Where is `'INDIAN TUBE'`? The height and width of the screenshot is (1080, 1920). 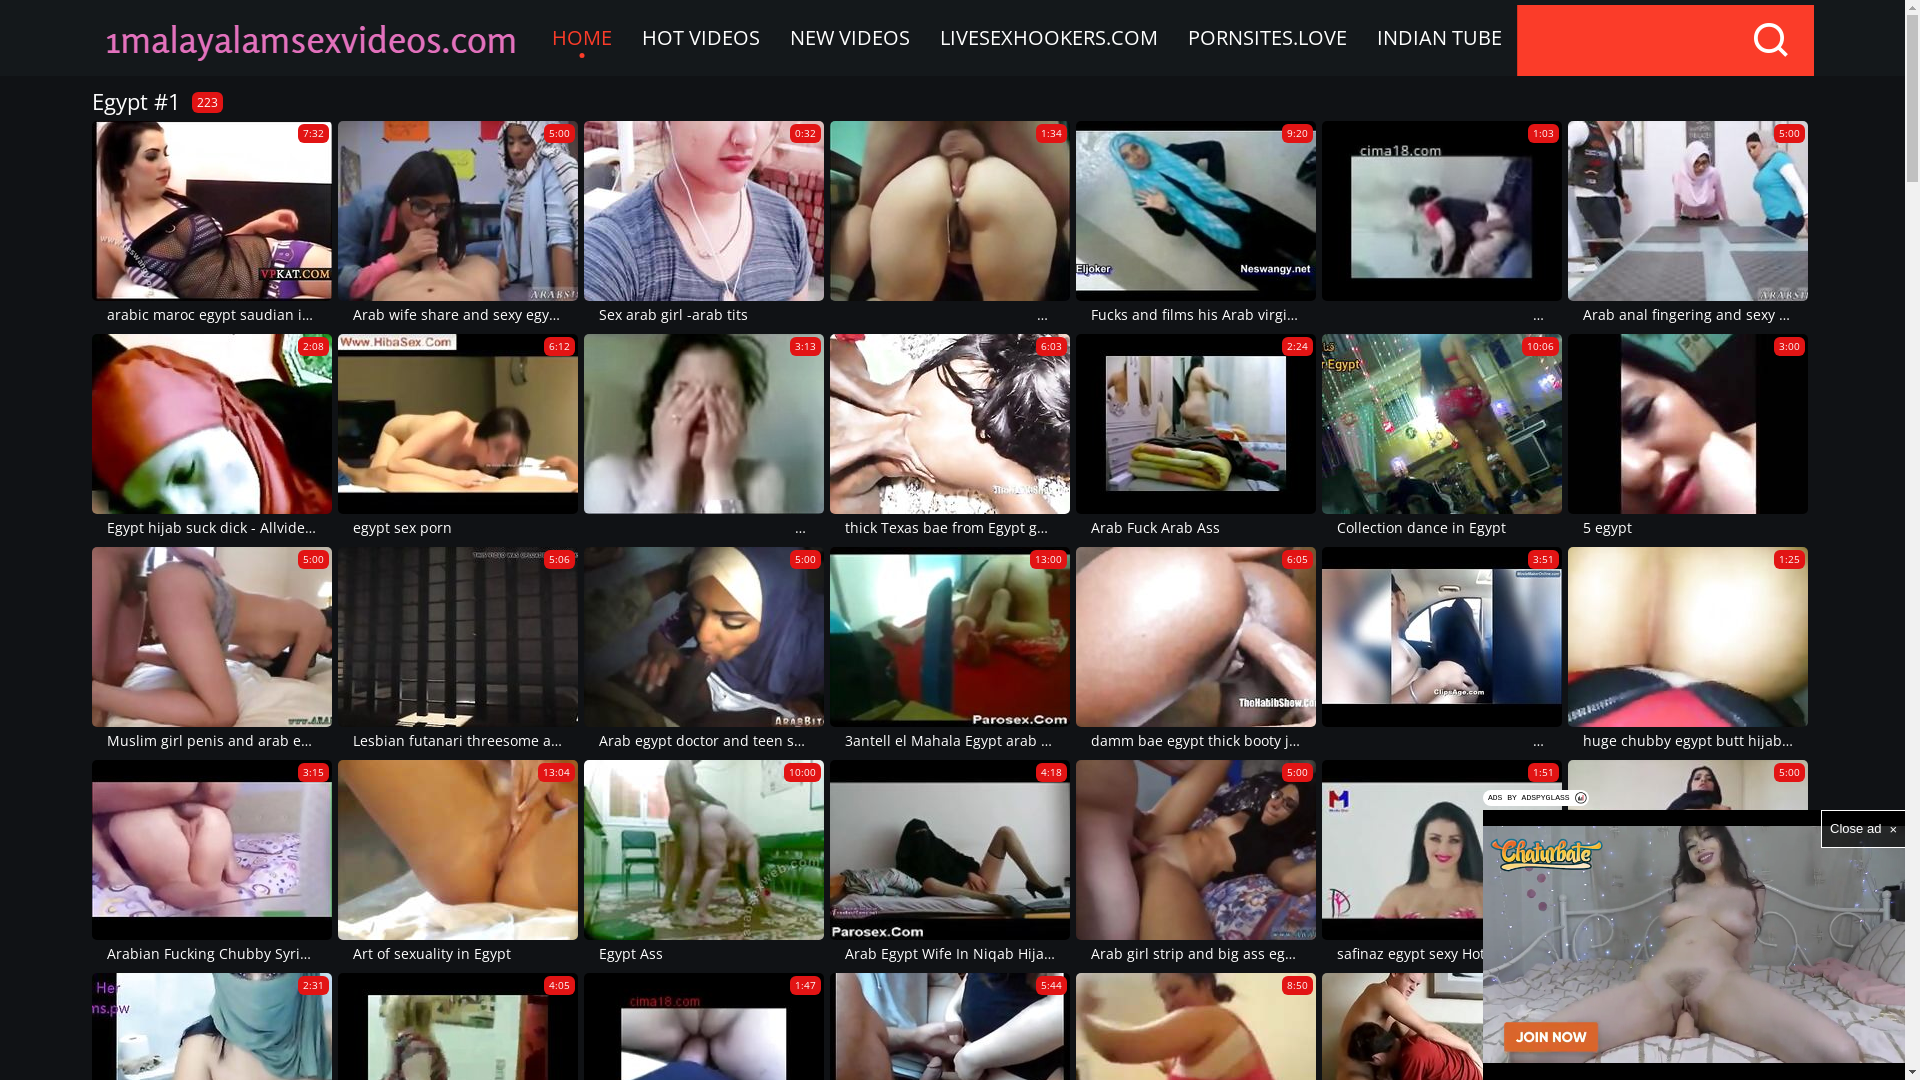 'INDIAN TUBE' is located at coordinates (1438, 38).